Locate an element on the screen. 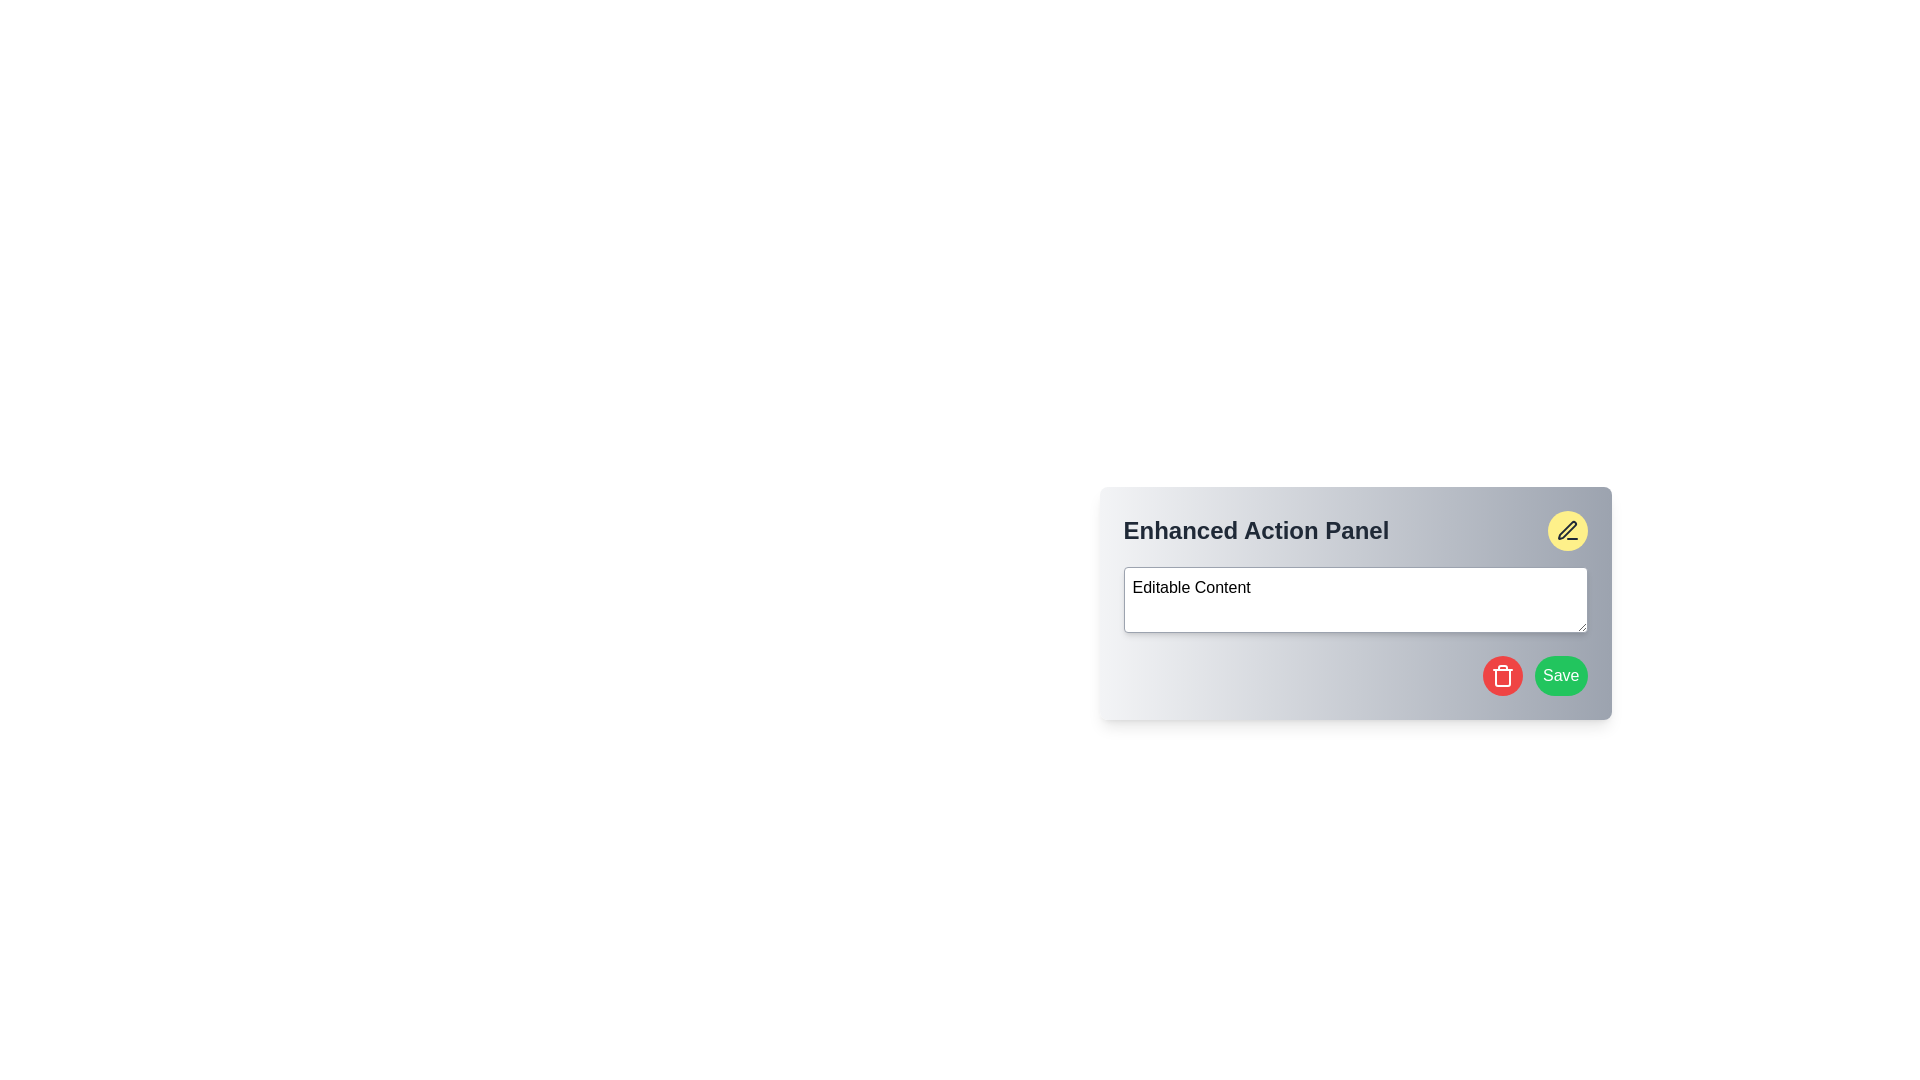 This screenshot has width=1920, height=1080. the delete button located in the lower-right corner of the 'Enhanced Action Panel', immediately left of the green 'Save' button is located at coordinates (1502, 675).